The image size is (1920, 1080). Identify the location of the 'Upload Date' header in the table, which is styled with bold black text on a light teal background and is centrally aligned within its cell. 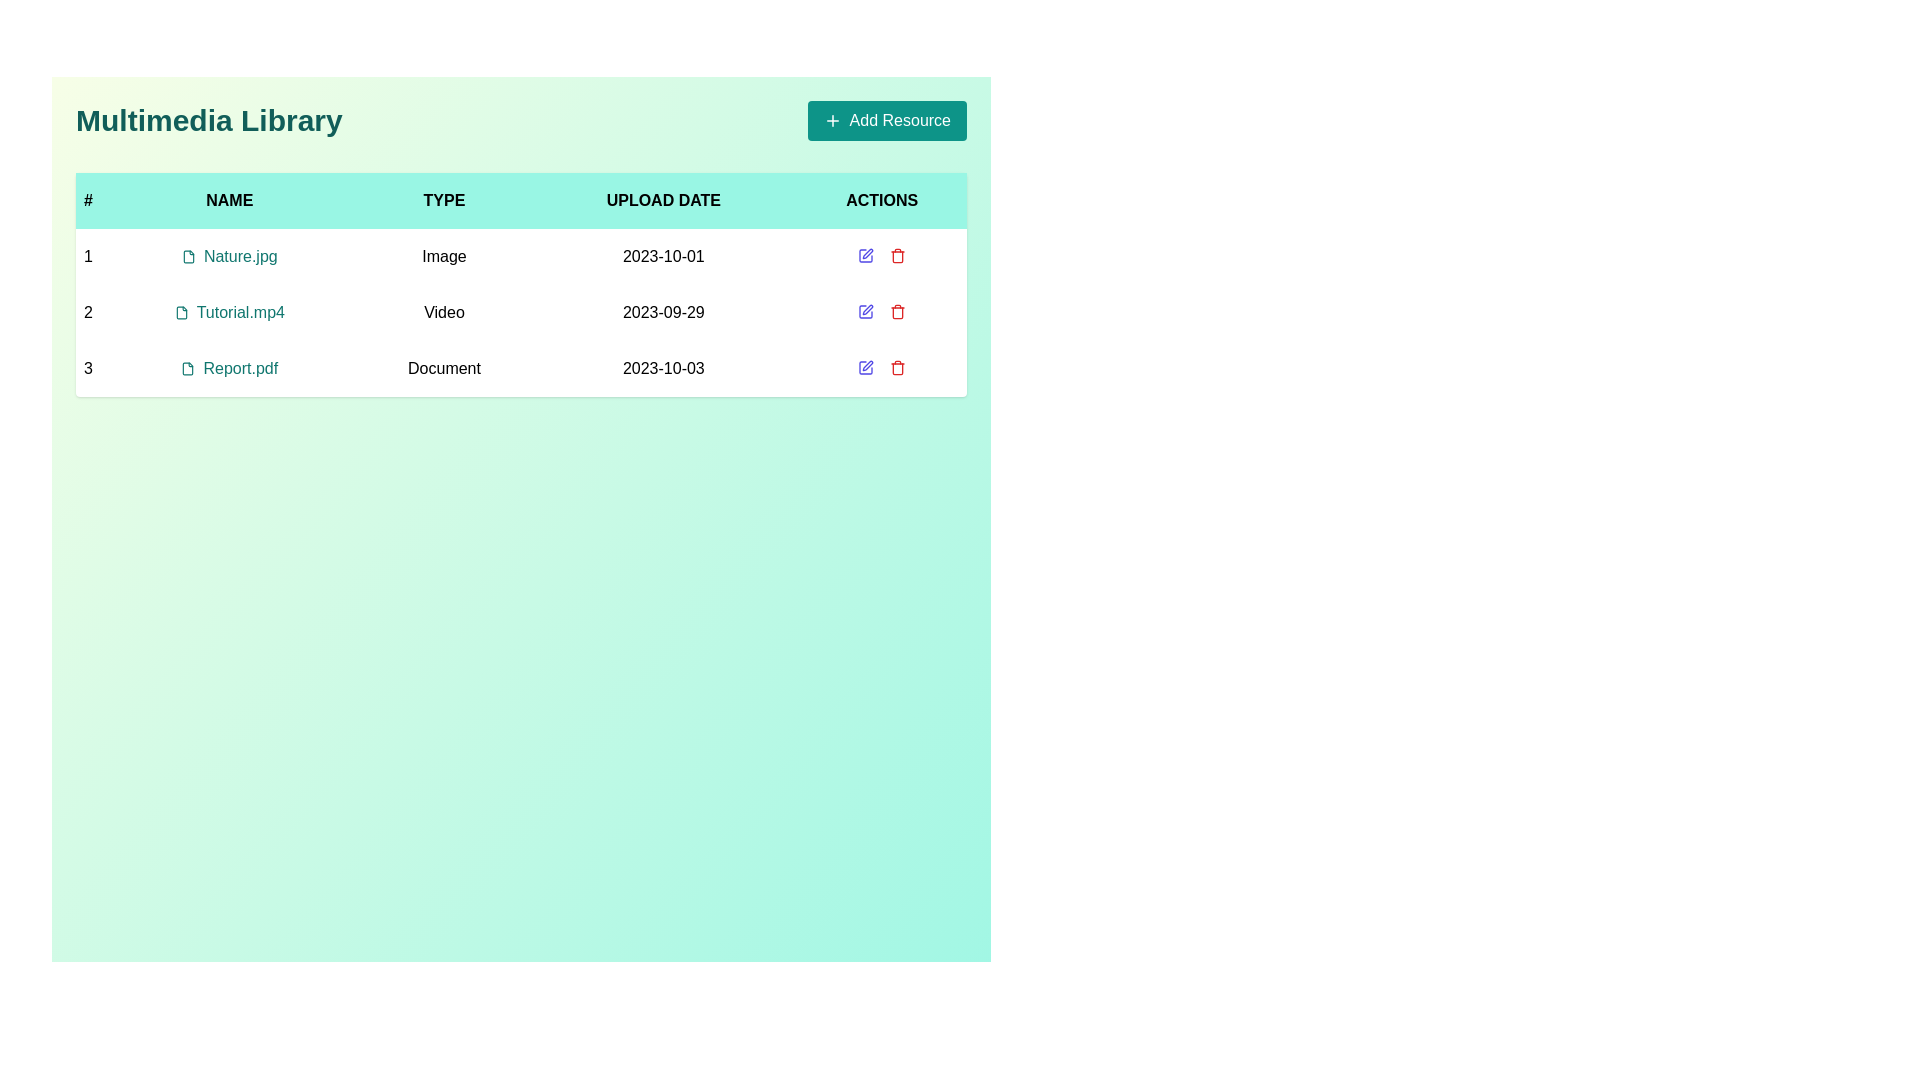
(663, 200).